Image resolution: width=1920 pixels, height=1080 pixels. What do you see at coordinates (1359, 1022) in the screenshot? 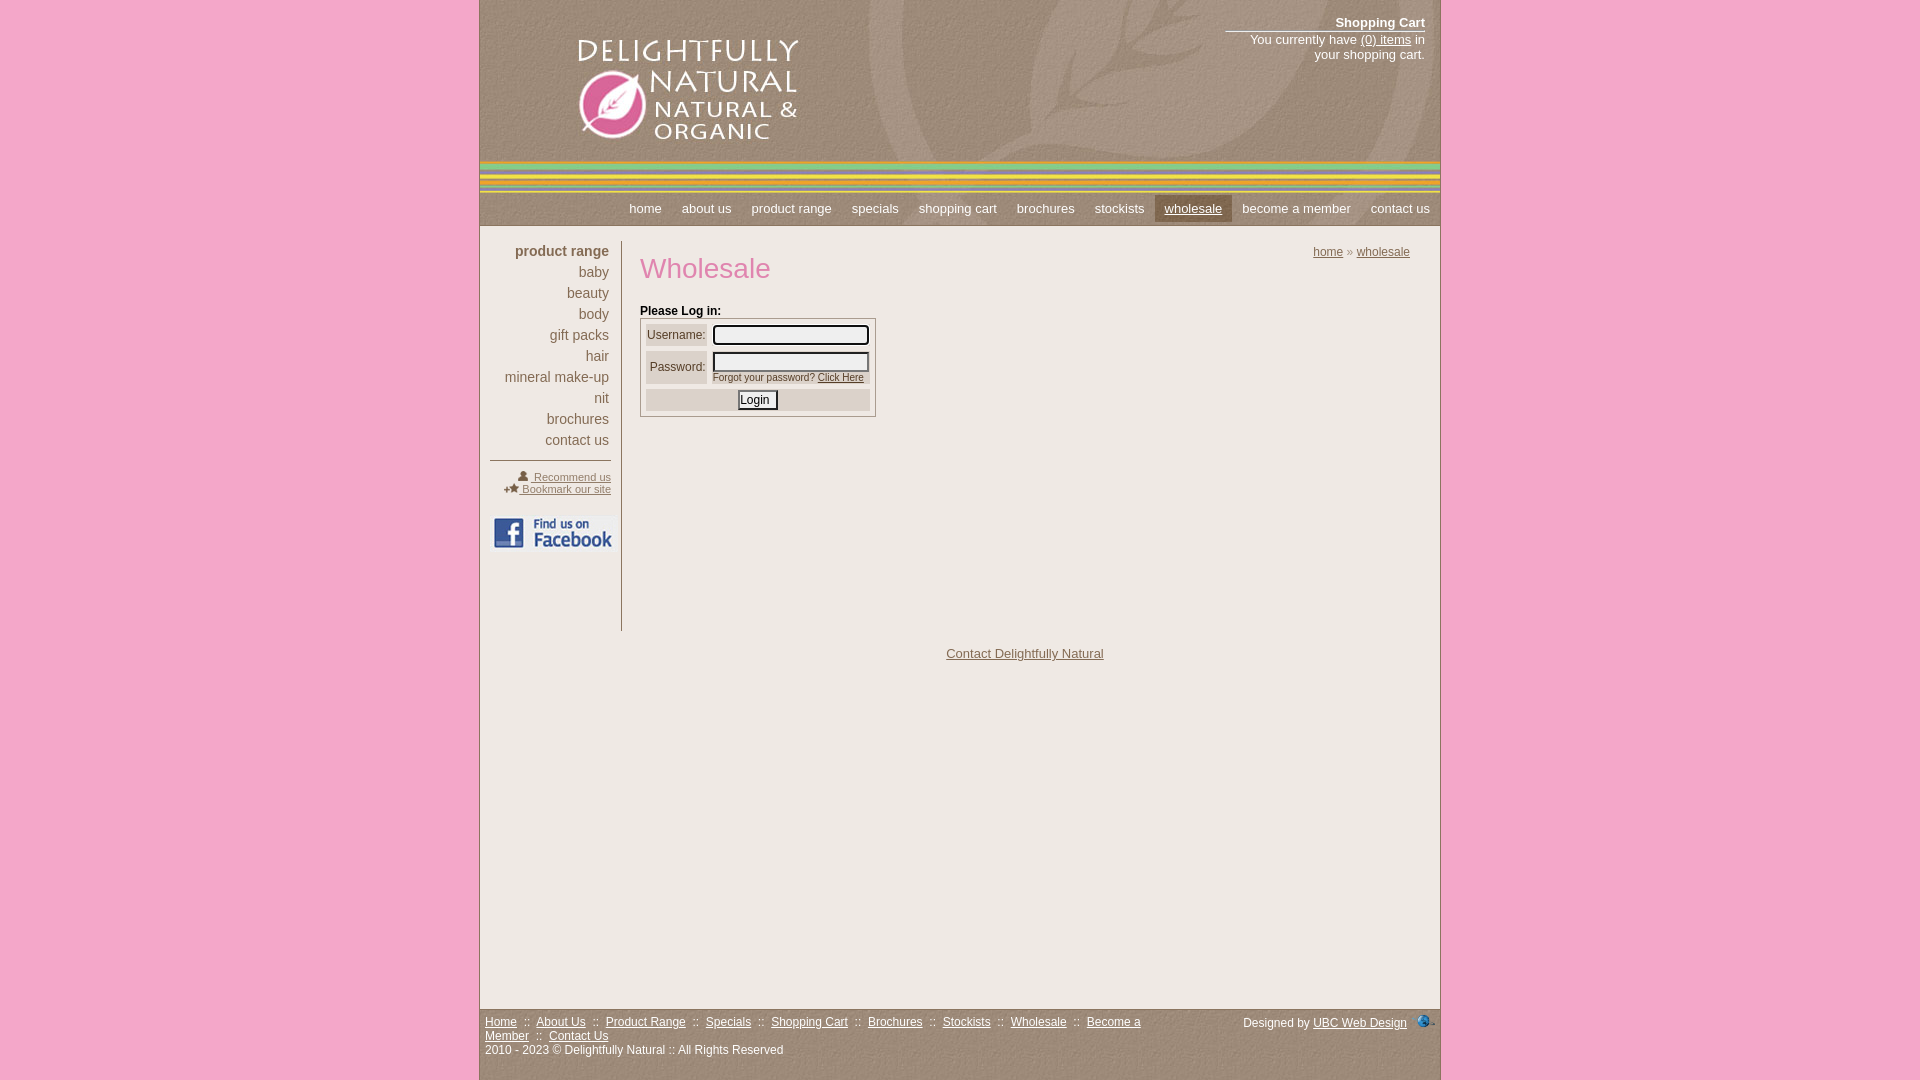
I see `'UBC Web Design'` at bounding box center [1359, 1022].